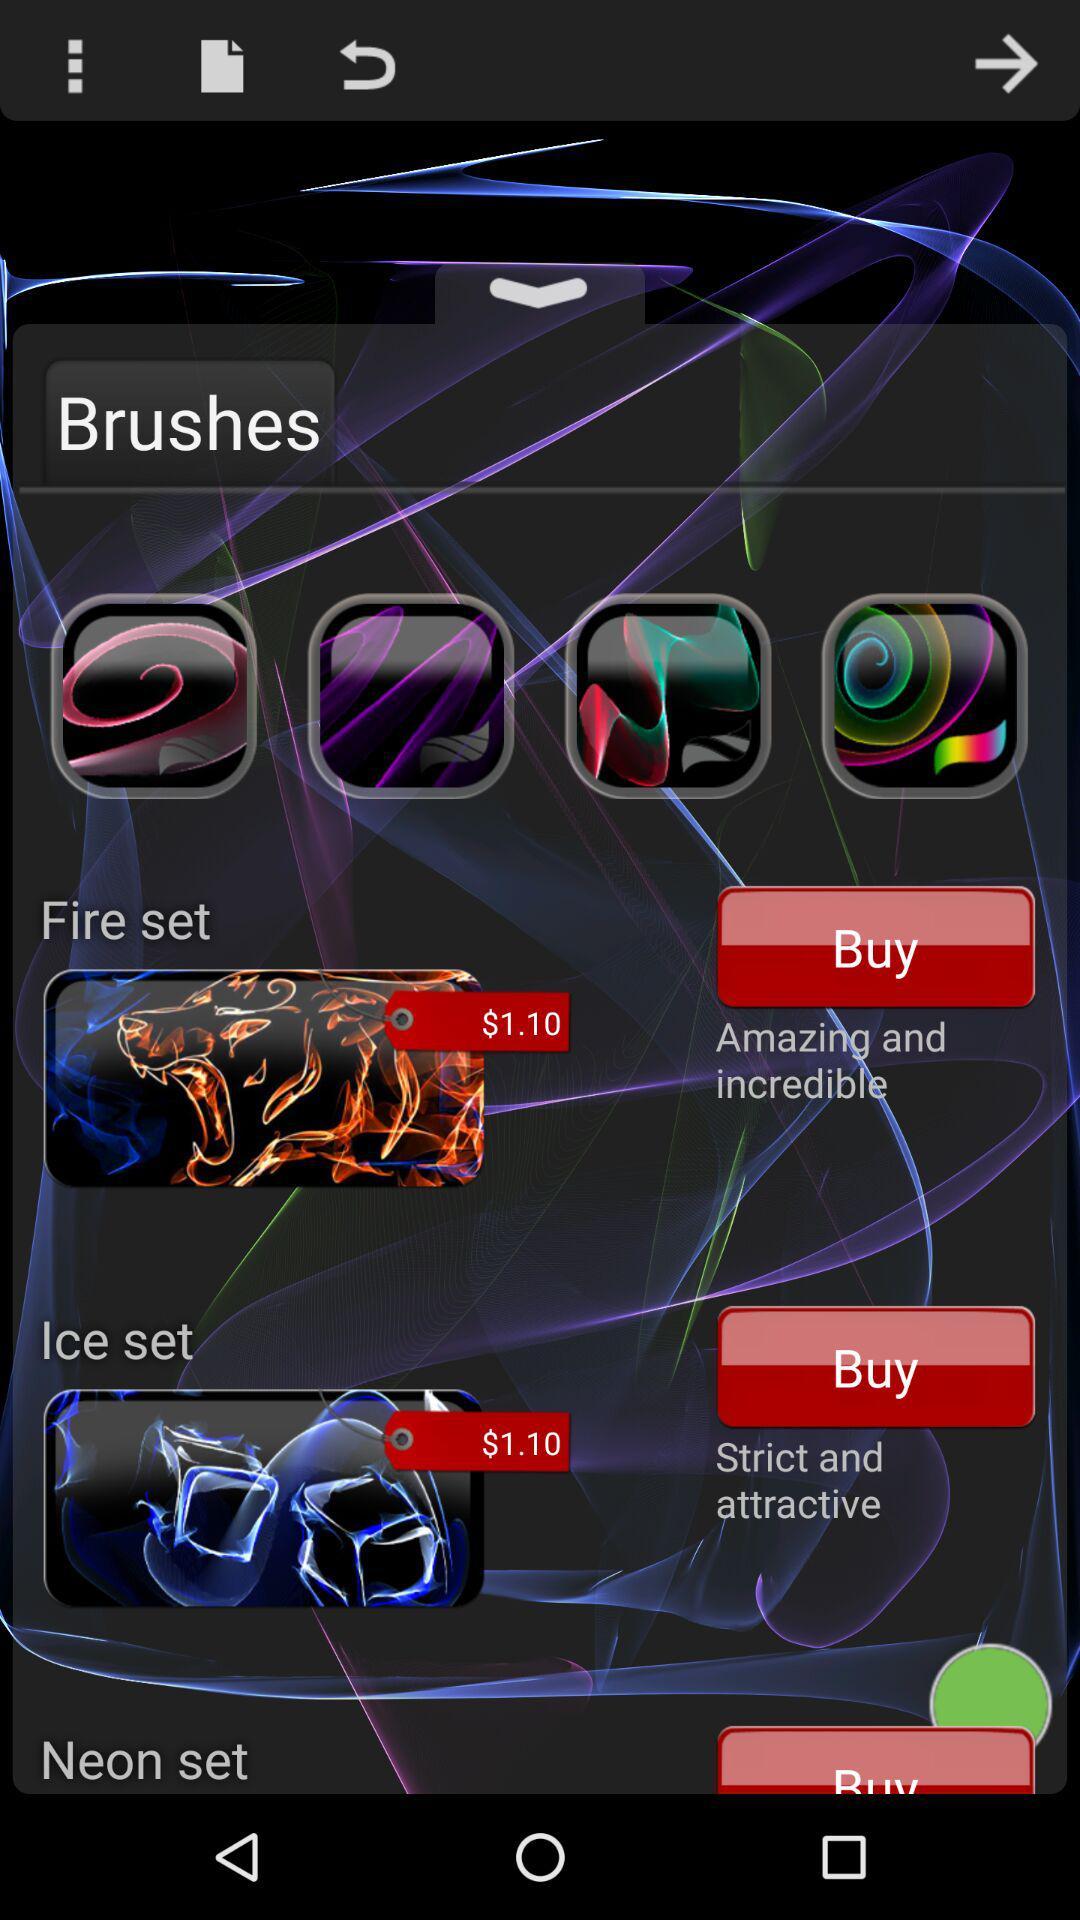 This screenshot has width=1080, height=1920. I want to click on the buy which is beside fire set, so click(875, 945).